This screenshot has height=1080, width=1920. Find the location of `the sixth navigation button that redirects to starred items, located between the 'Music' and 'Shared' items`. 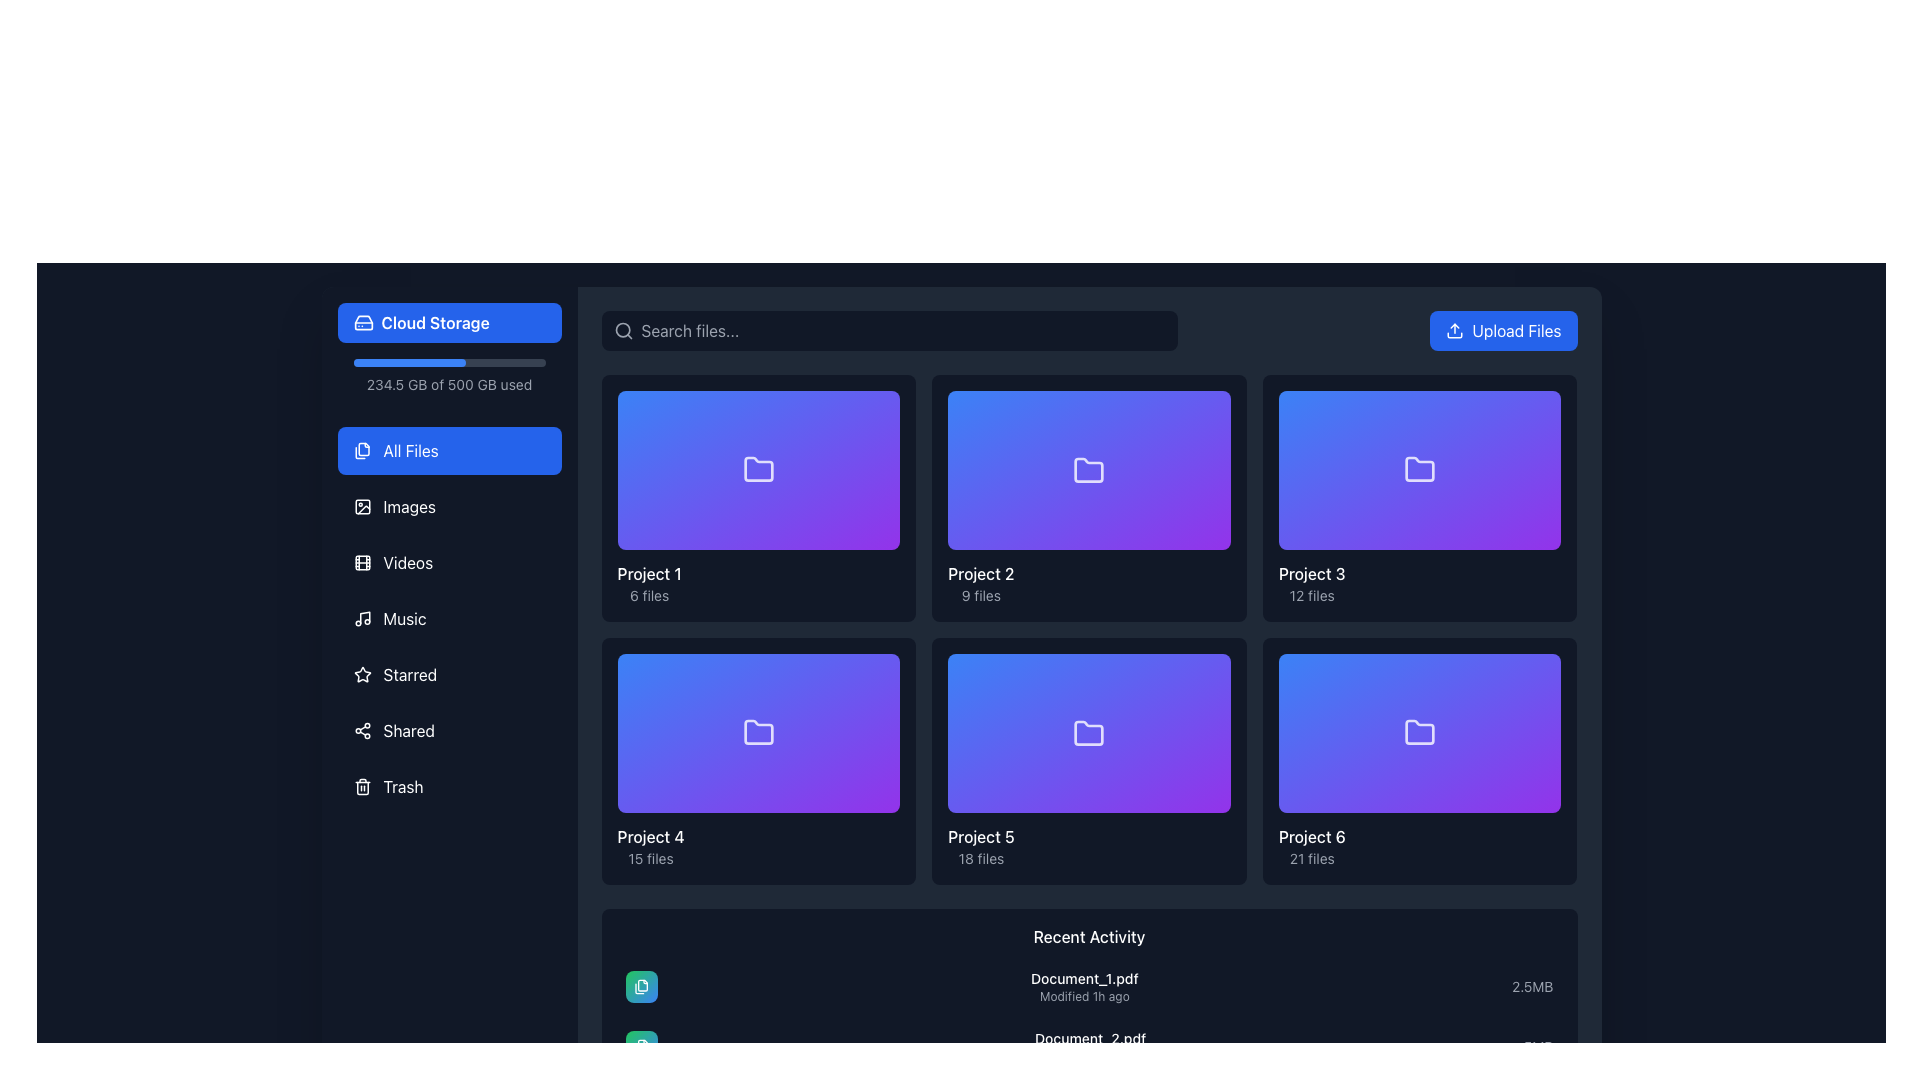

the sixth navigation button that redirects to starred items, located between the 'Music' and 'Shared' items is located at coordinates (448, 675).